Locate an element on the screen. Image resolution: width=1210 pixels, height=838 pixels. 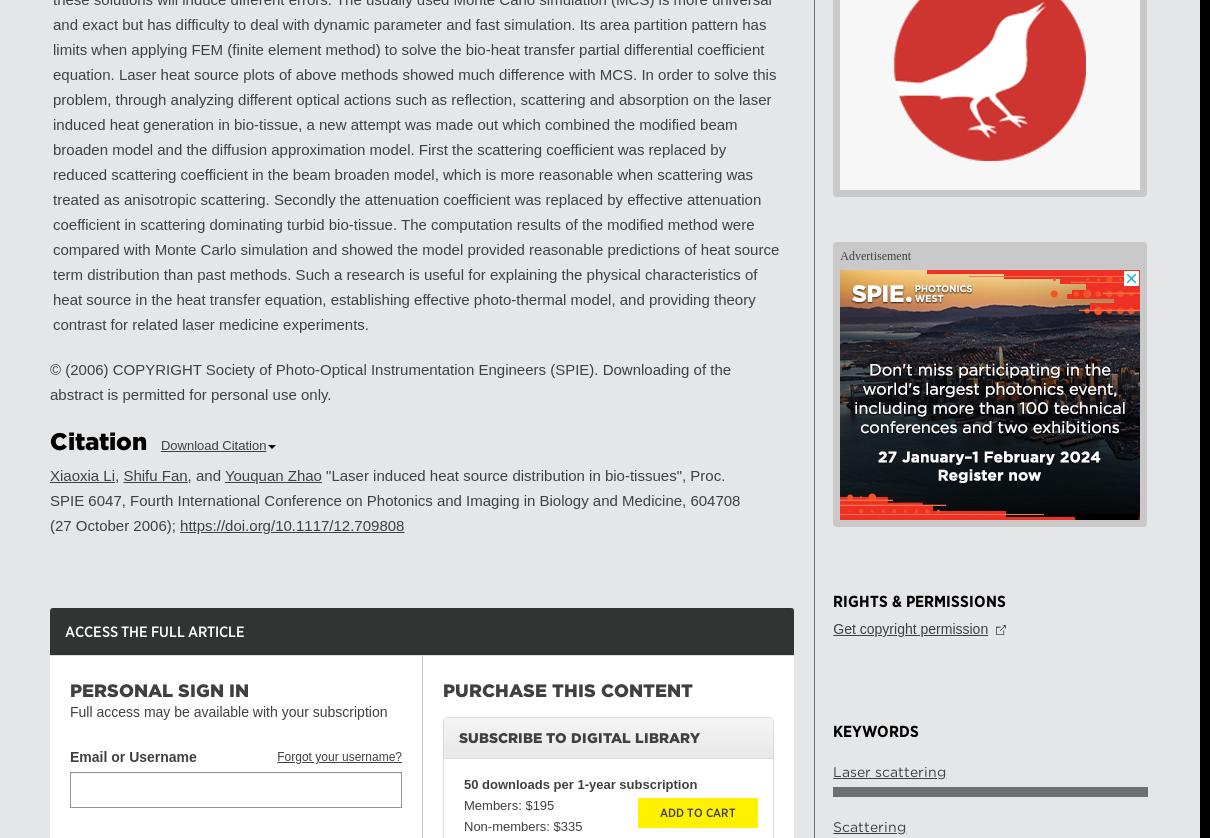
'Laser scattering' is located at coordinates (888, 770).